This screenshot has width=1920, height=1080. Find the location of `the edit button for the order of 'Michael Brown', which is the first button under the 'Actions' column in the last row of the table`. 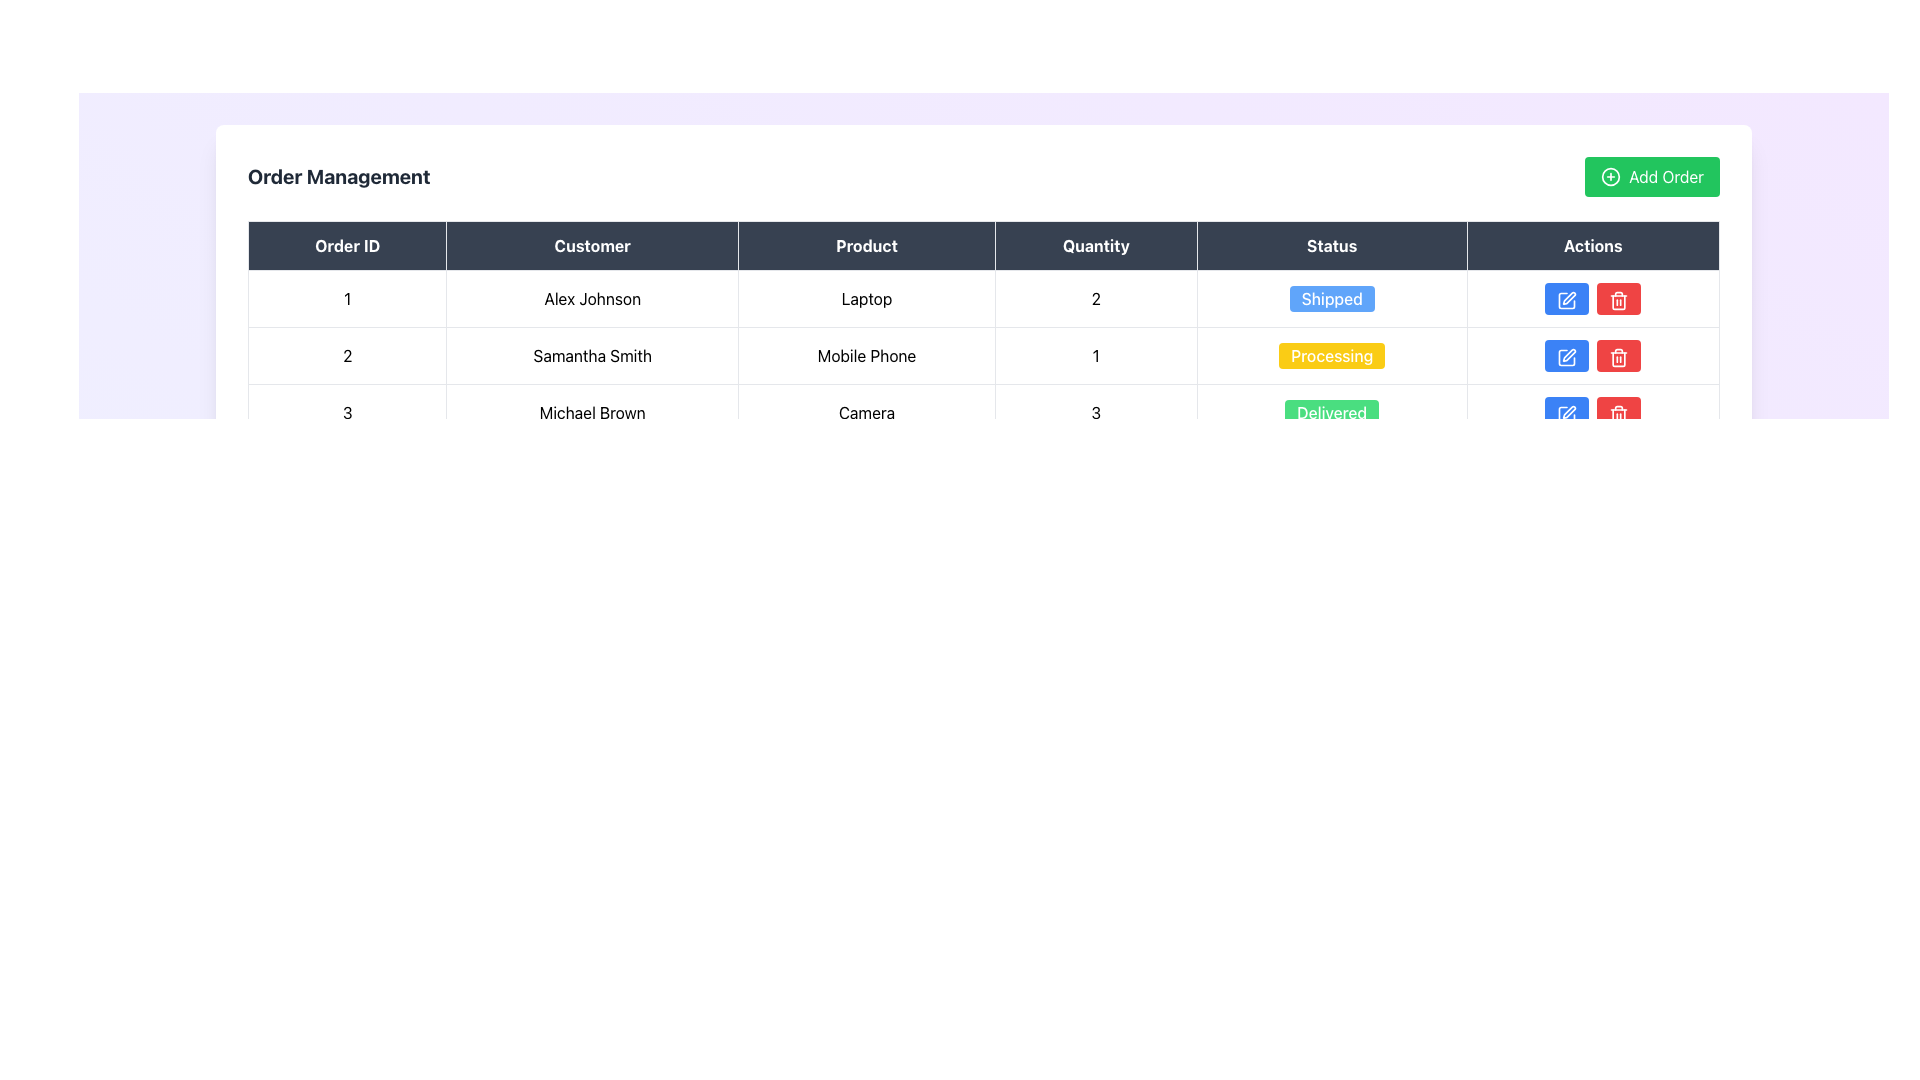

the edit button for the order of 'Michael Brown', which is the first button under the 'Actions' column in the last row of the table is located at coordinates (1565, 411).